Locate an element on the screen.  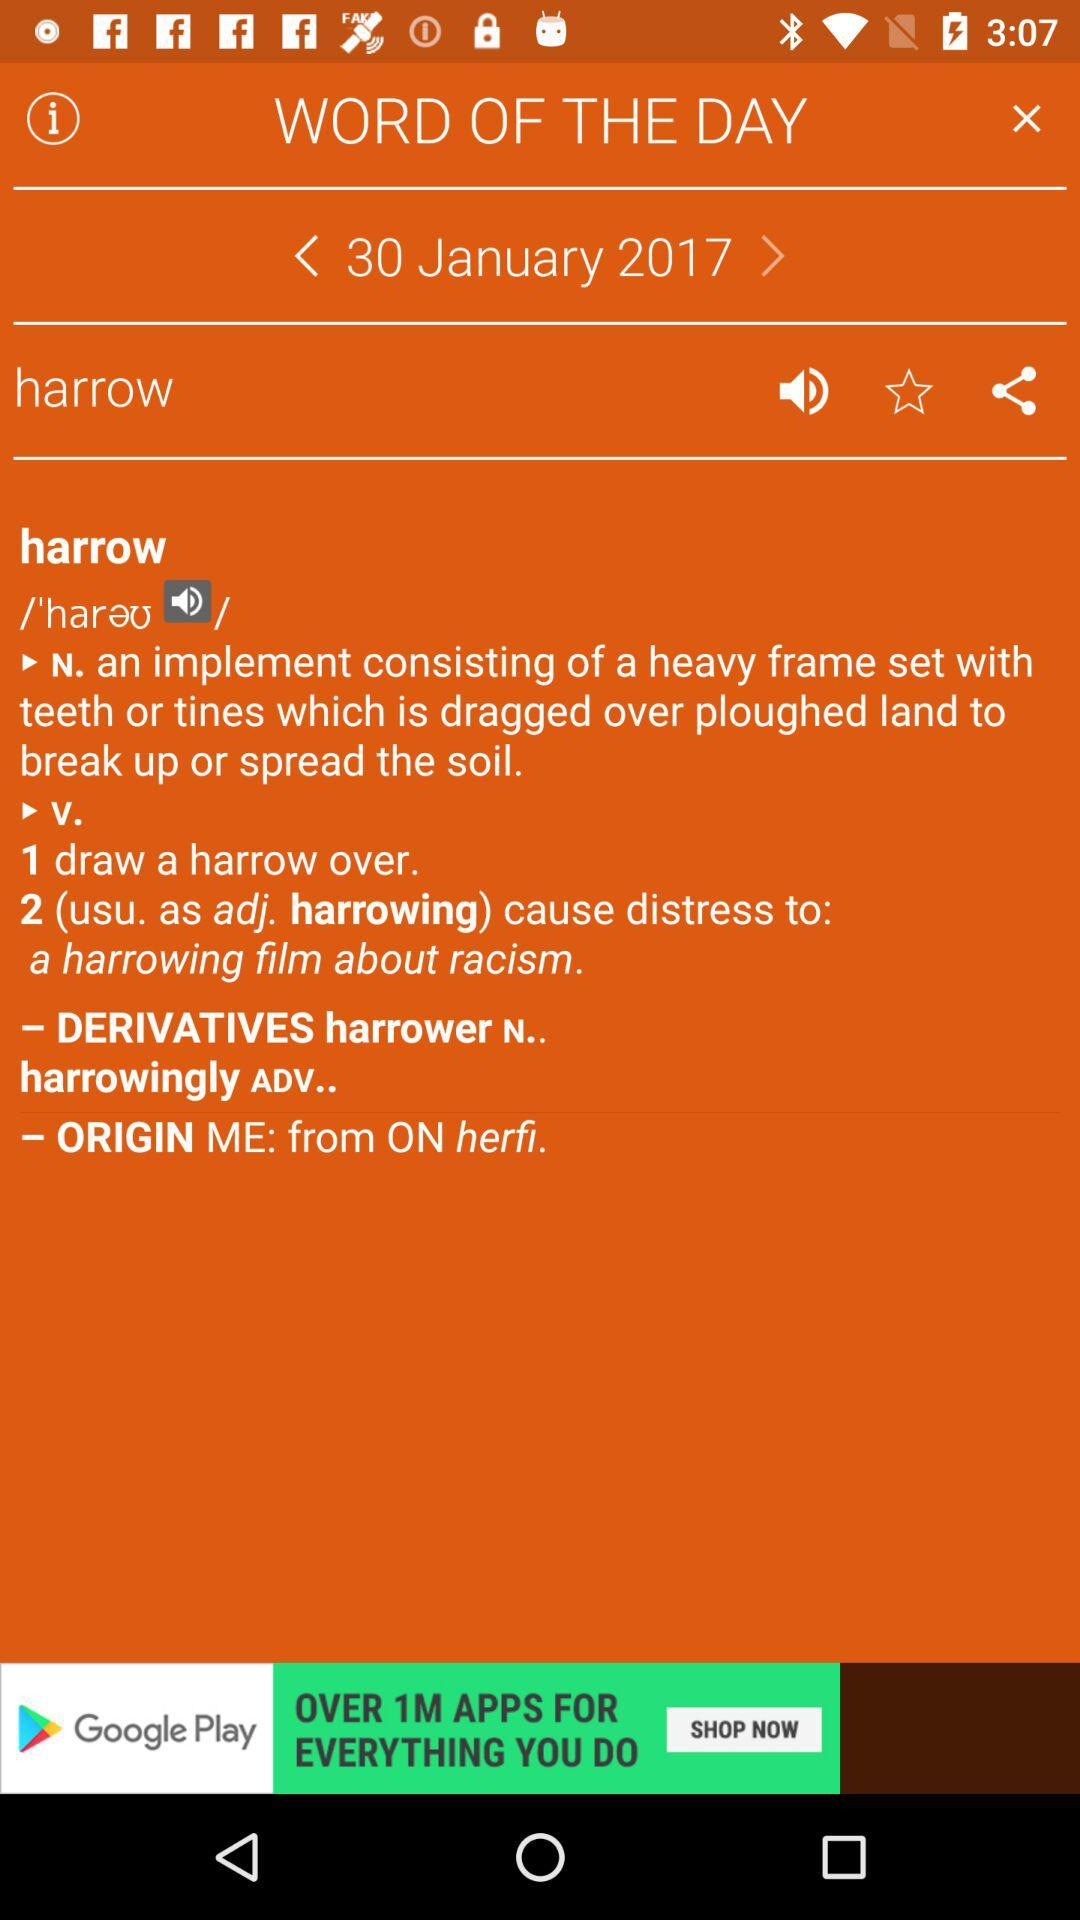
next is located at coordinates (772, 254).